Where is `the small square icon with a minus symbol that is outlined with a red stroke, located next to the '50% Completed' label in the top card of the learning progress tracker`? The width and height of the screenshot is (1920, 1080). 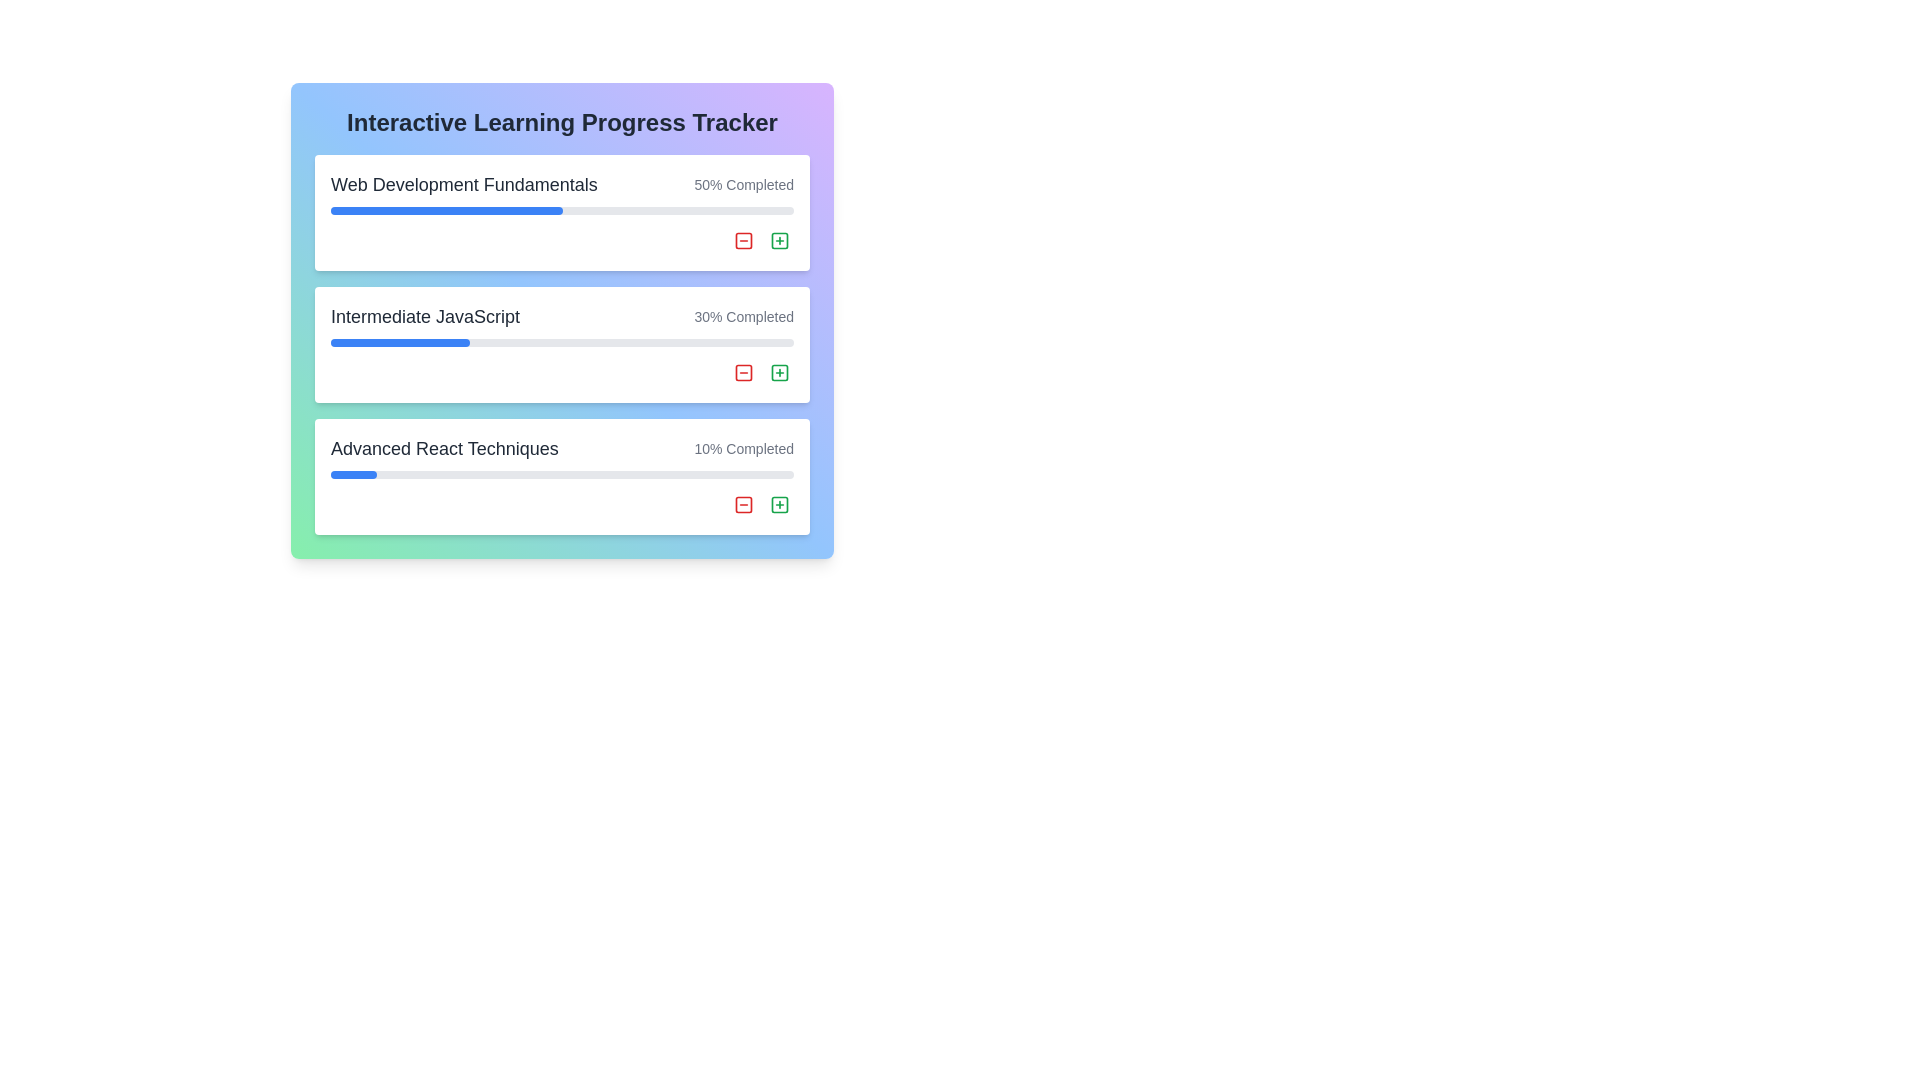 the small square icon with a minus symbol that is outlined with a red stroke, located next to the '50% Completed' label in the top card of the learning progress tracker is located at coordinates (743, 239).